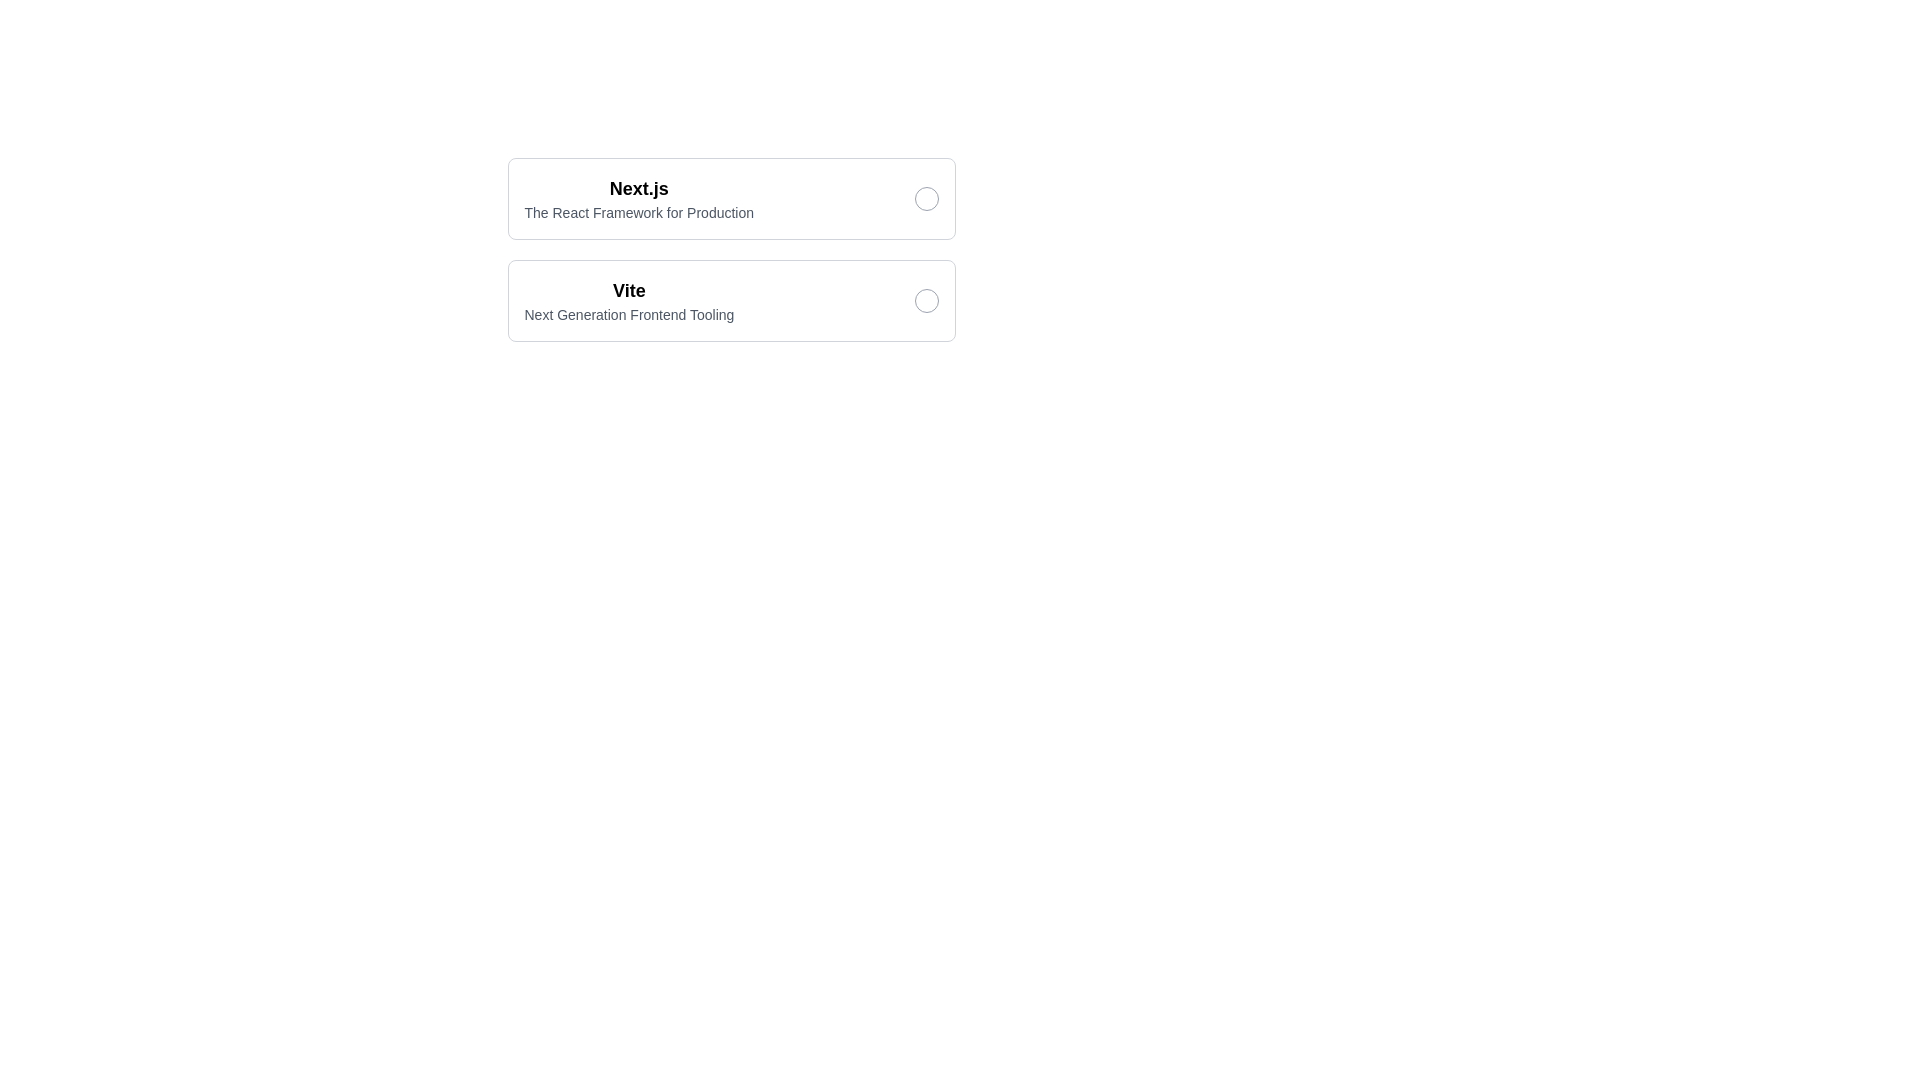 The width and height of the screenshot is (1920, 1080). I want to click on the text block displaying 'Vite' and its subtitle 'Next Generation Frontend Tooling', which is the second item in a vertical list of two, located below the 'Next.js The React Framework for Production' text, so click(628, 300).